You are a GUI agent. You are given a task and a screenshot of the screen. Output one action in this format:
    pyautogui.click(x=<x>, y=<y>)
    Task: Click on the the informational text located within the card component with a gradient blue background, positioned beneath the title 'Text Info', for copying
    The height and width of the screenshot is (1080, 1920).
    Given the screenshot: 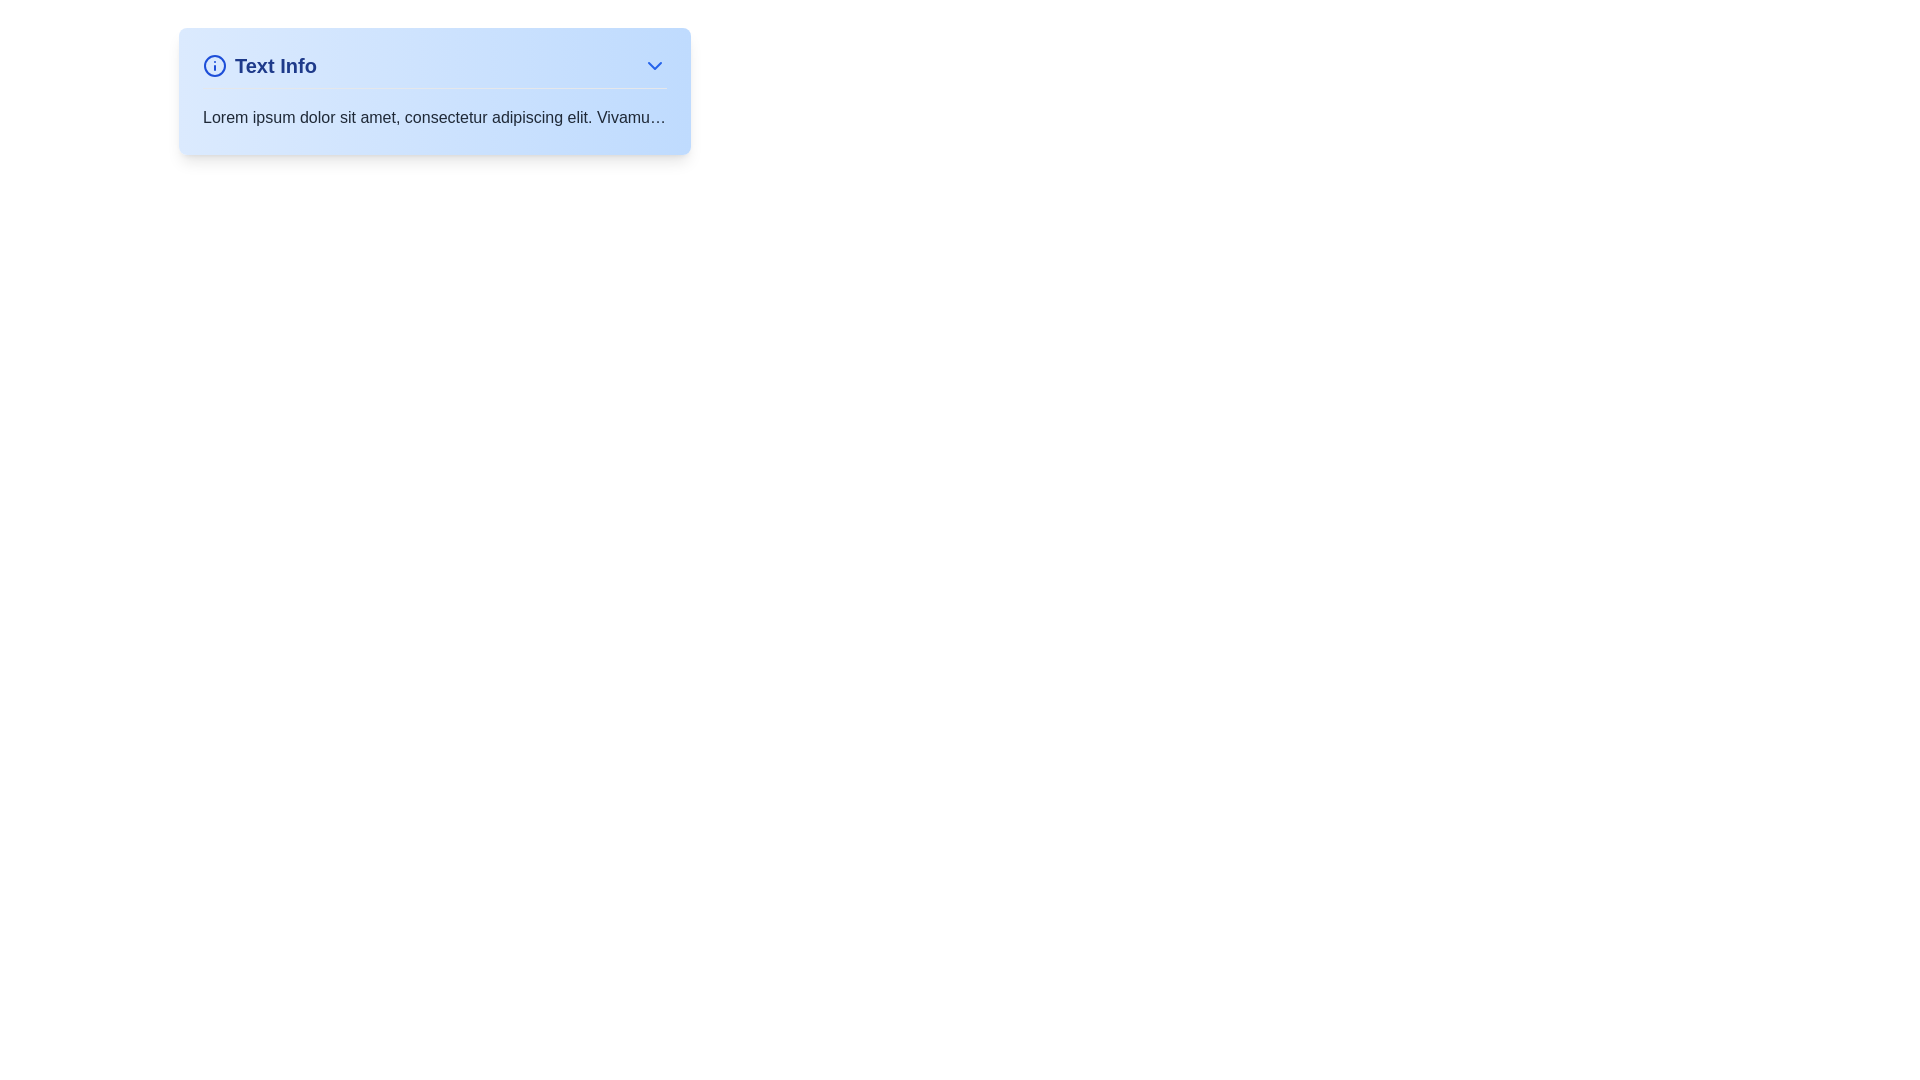 What is the action you would take?
    pyautogui.click(x=434, y=118)
    